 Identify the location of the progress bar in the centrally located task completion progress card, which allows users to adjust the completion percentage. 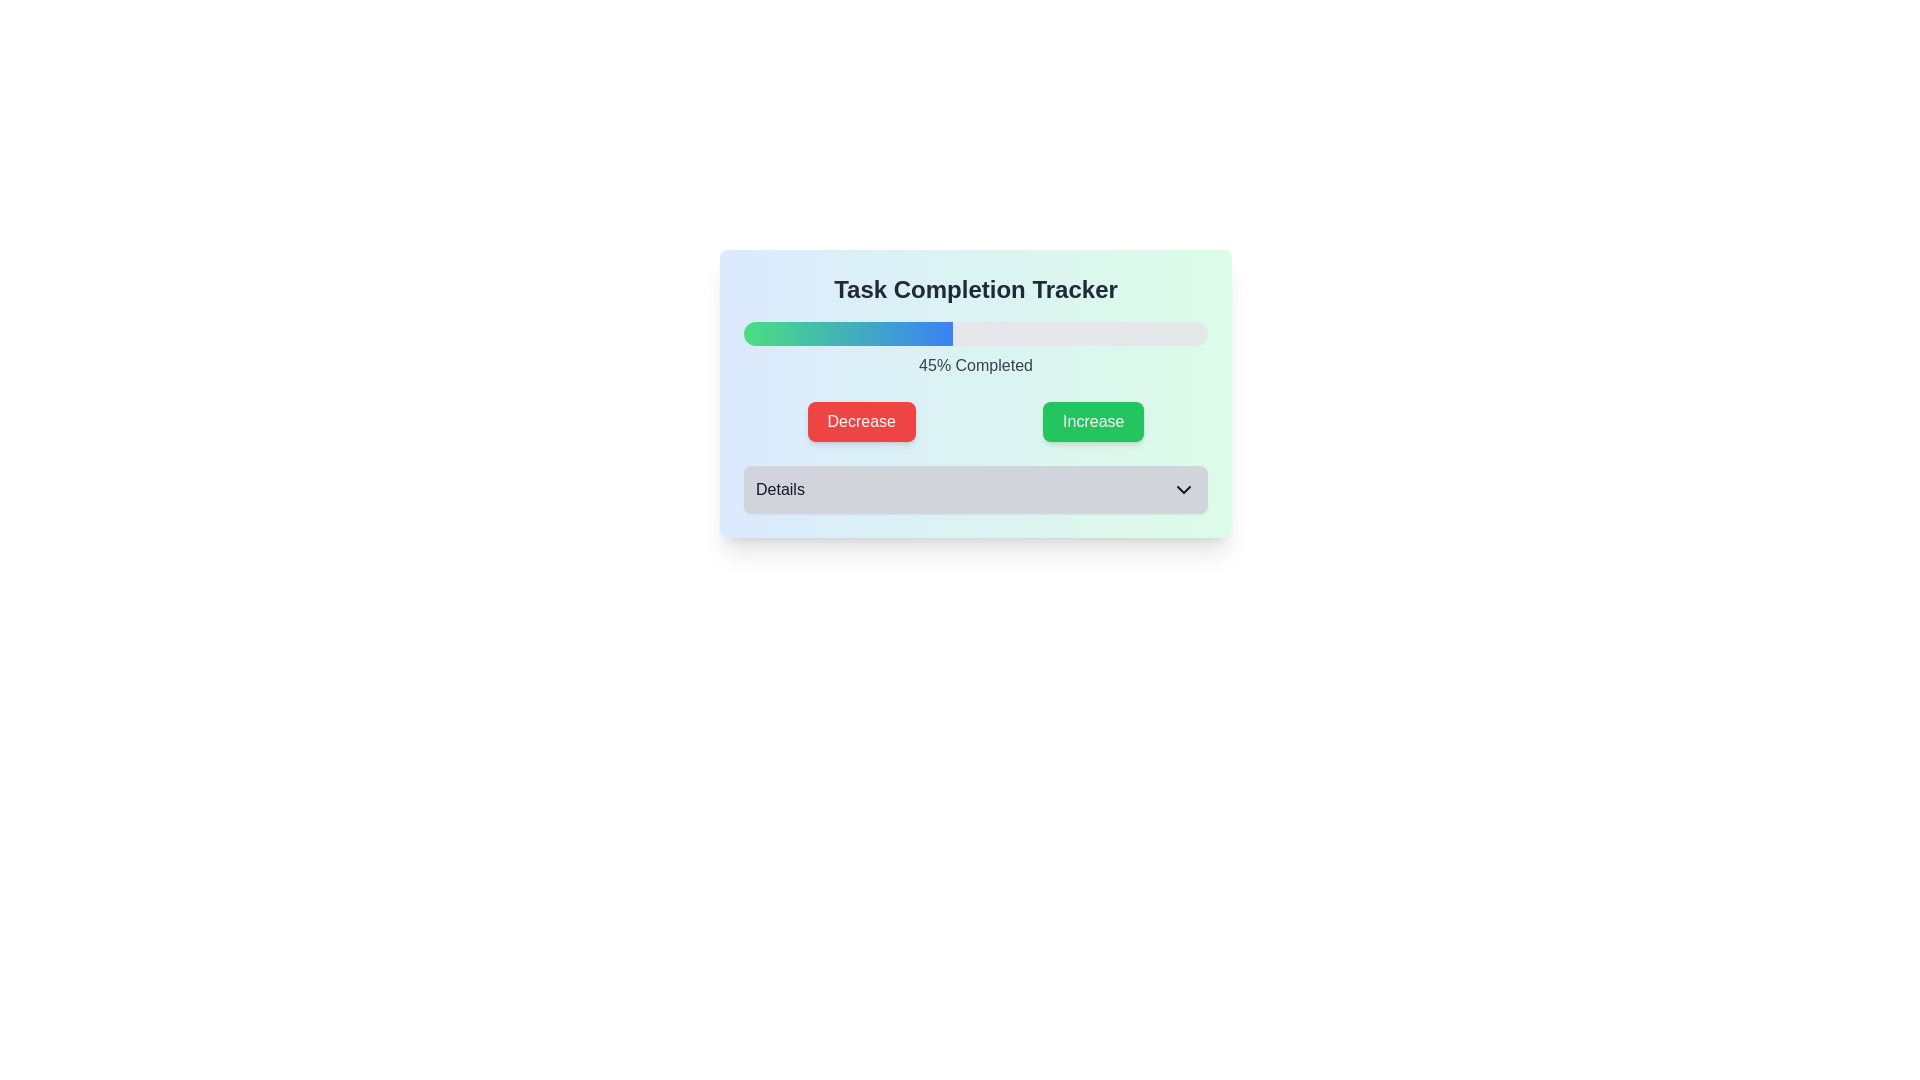
(975, 393).